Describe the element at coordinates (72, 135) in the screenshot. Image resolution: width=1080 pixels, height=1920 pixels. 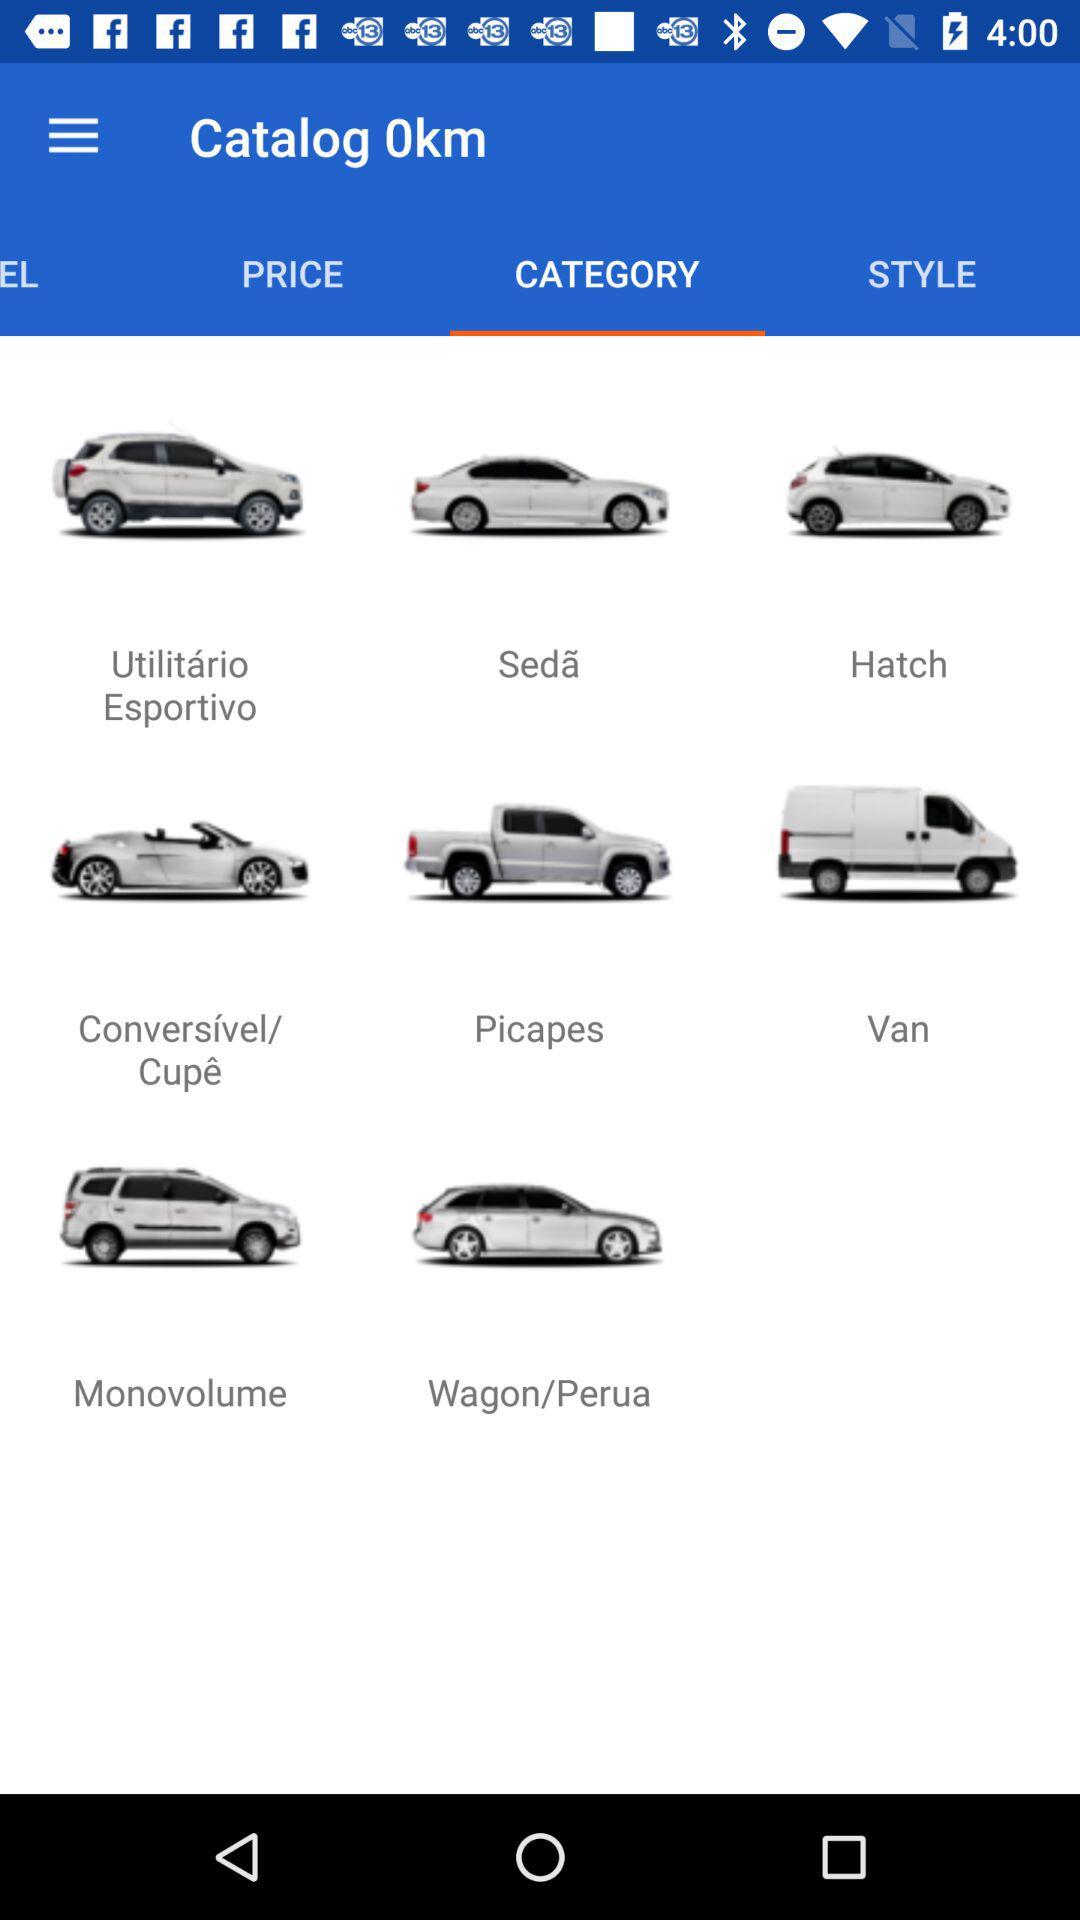
I see `the icon to the left of catalog 0km icon` at that location.